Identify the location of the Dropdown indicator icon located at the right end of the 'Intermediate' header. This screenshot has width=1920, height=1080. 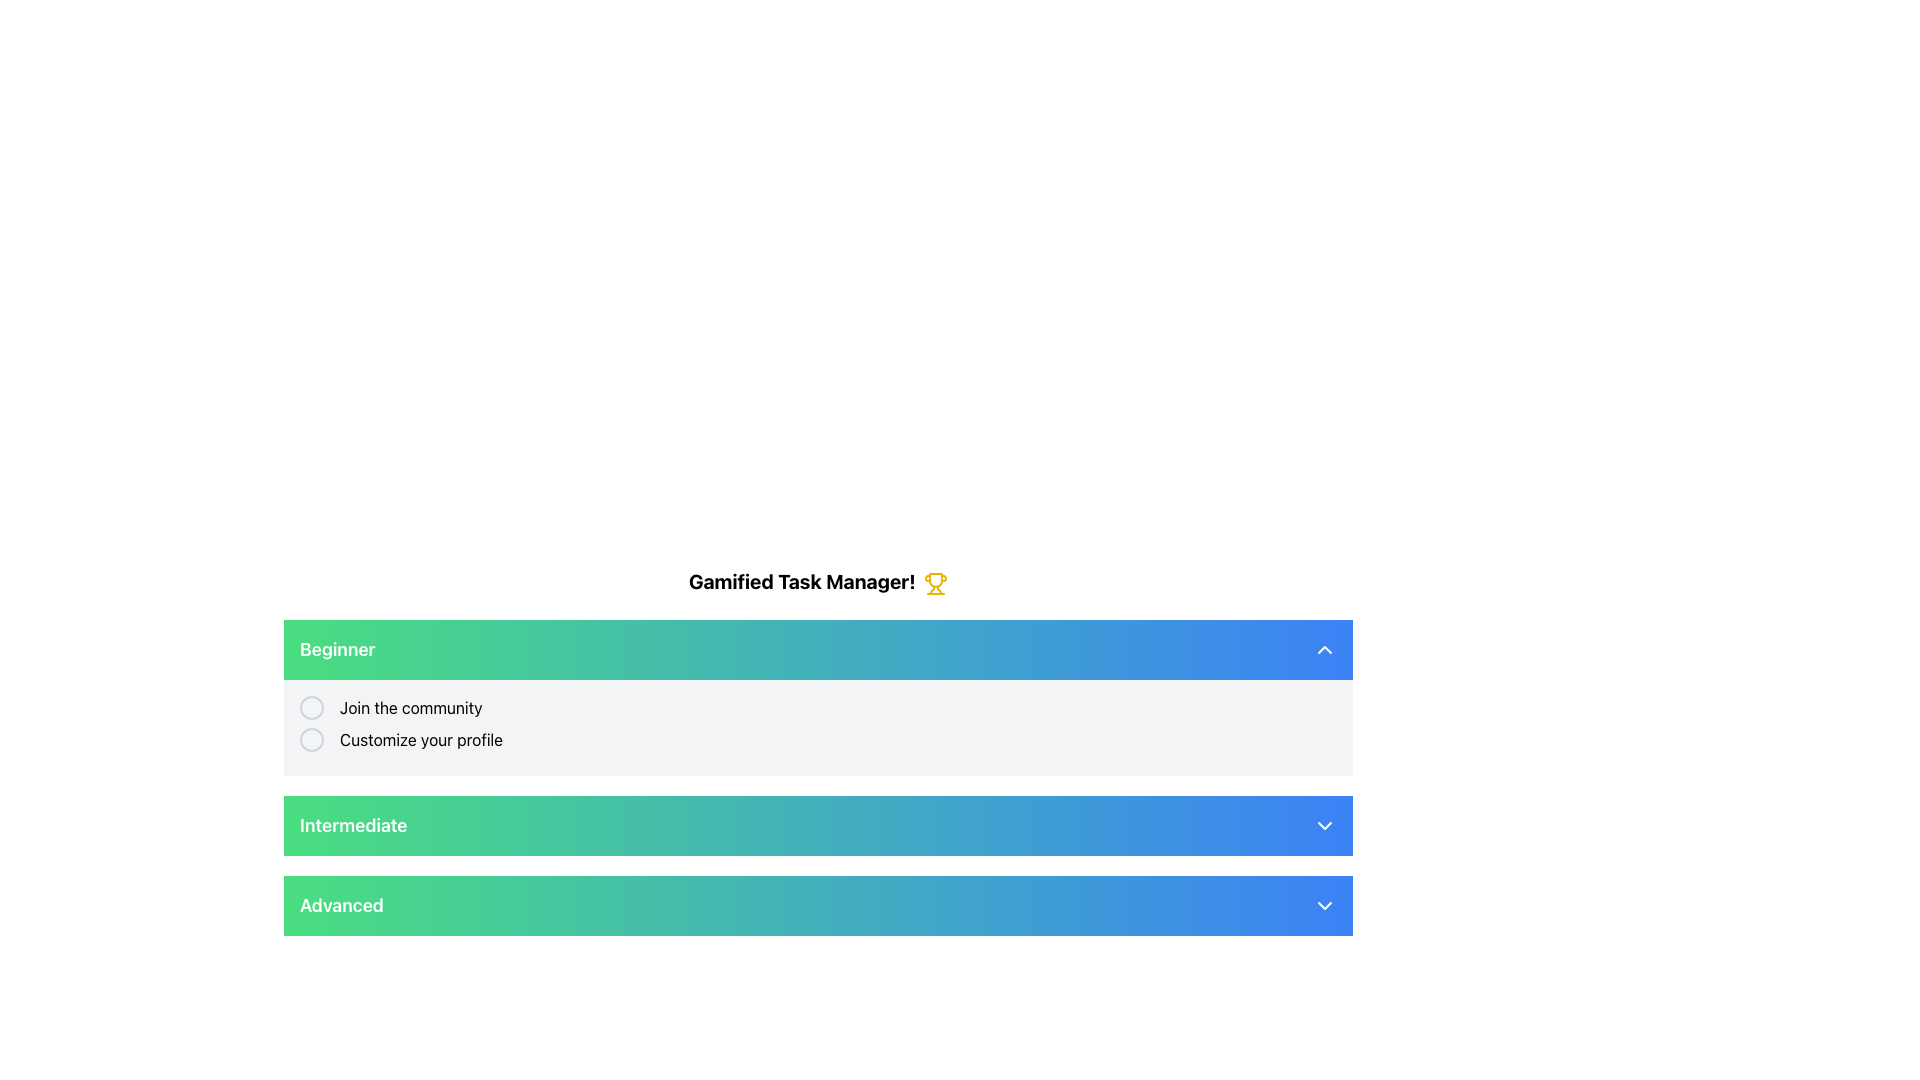
(1324, 825).